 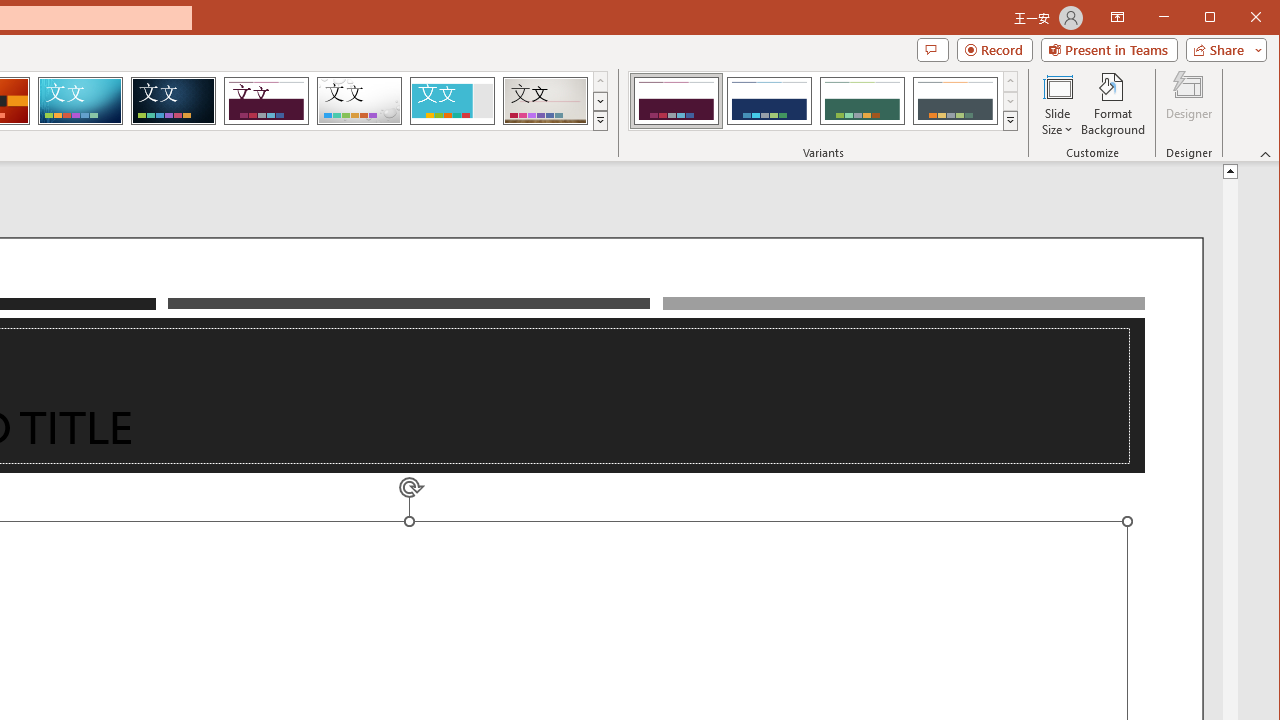 I want to click on 'Dividend Variant 1', so click(x=676, y=100).